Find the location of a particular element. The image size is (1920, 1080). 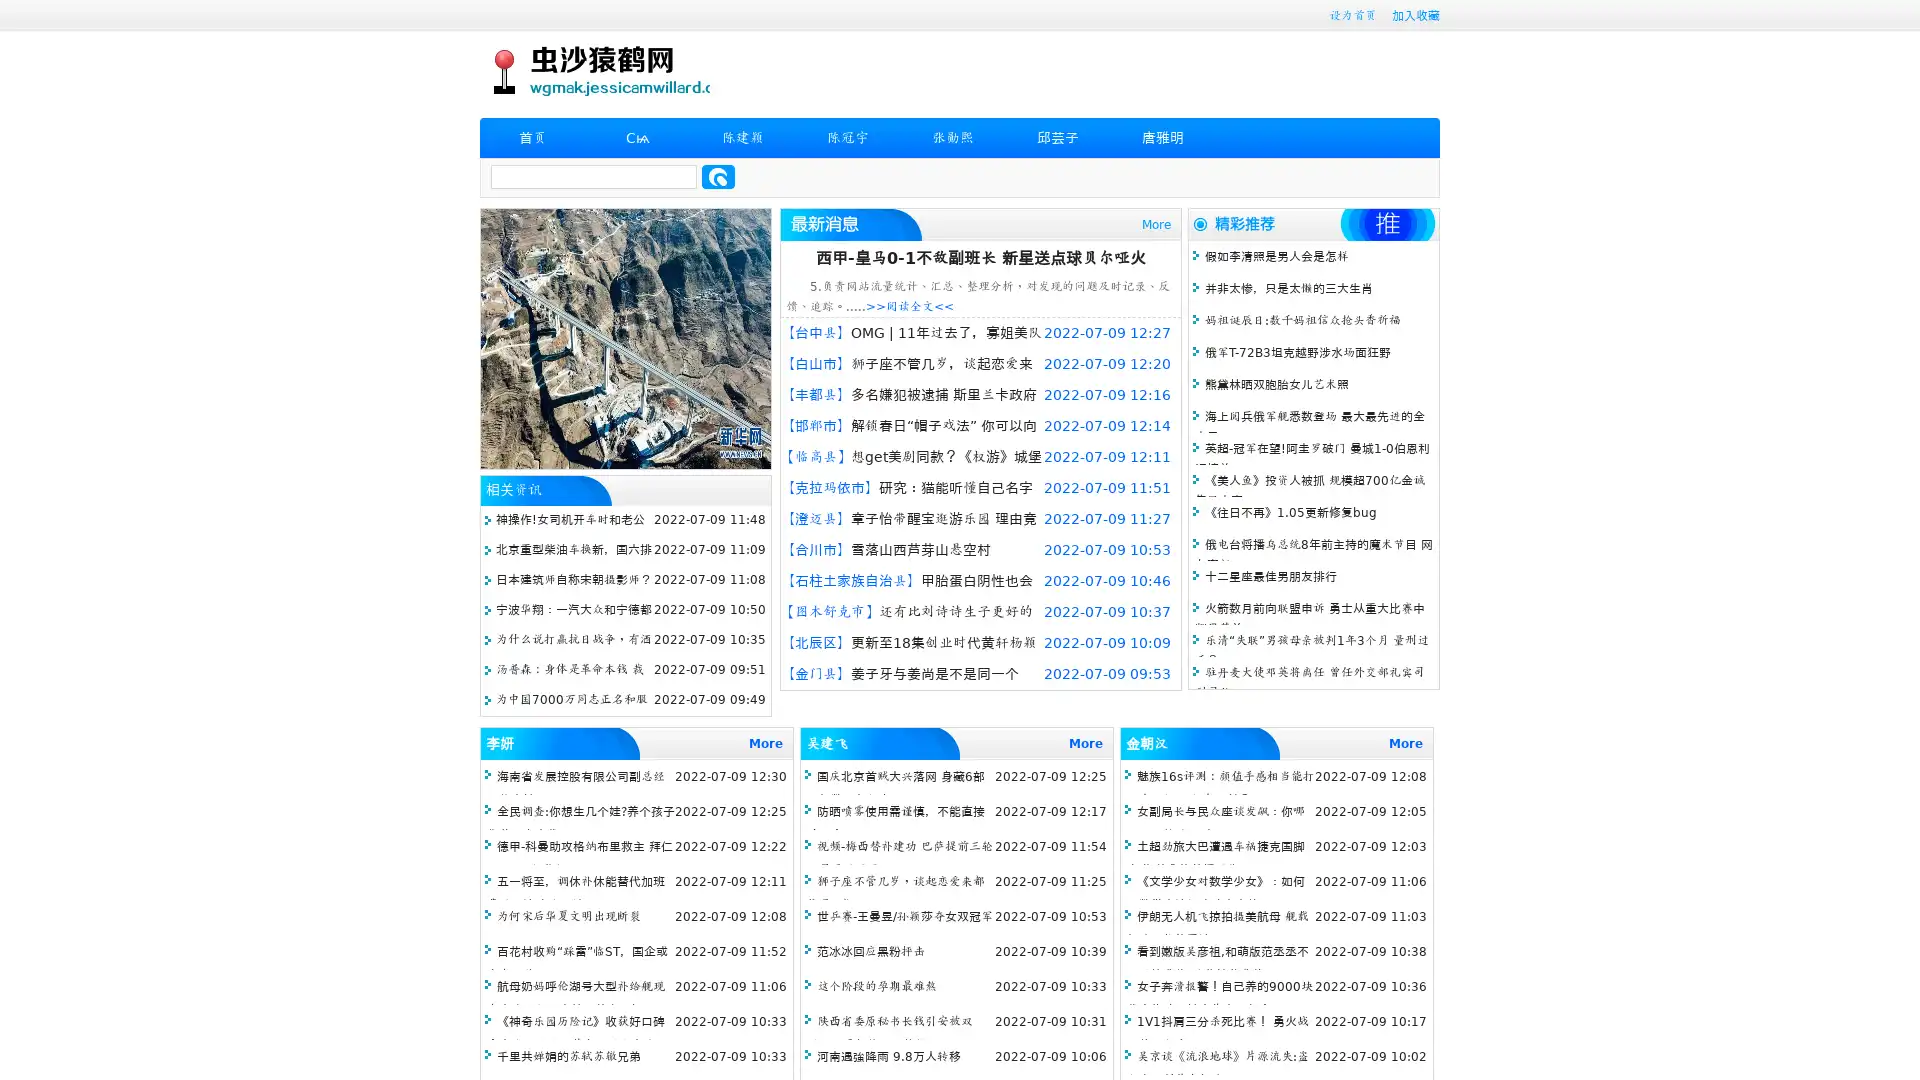

Search is located at coordinates (718, 176).